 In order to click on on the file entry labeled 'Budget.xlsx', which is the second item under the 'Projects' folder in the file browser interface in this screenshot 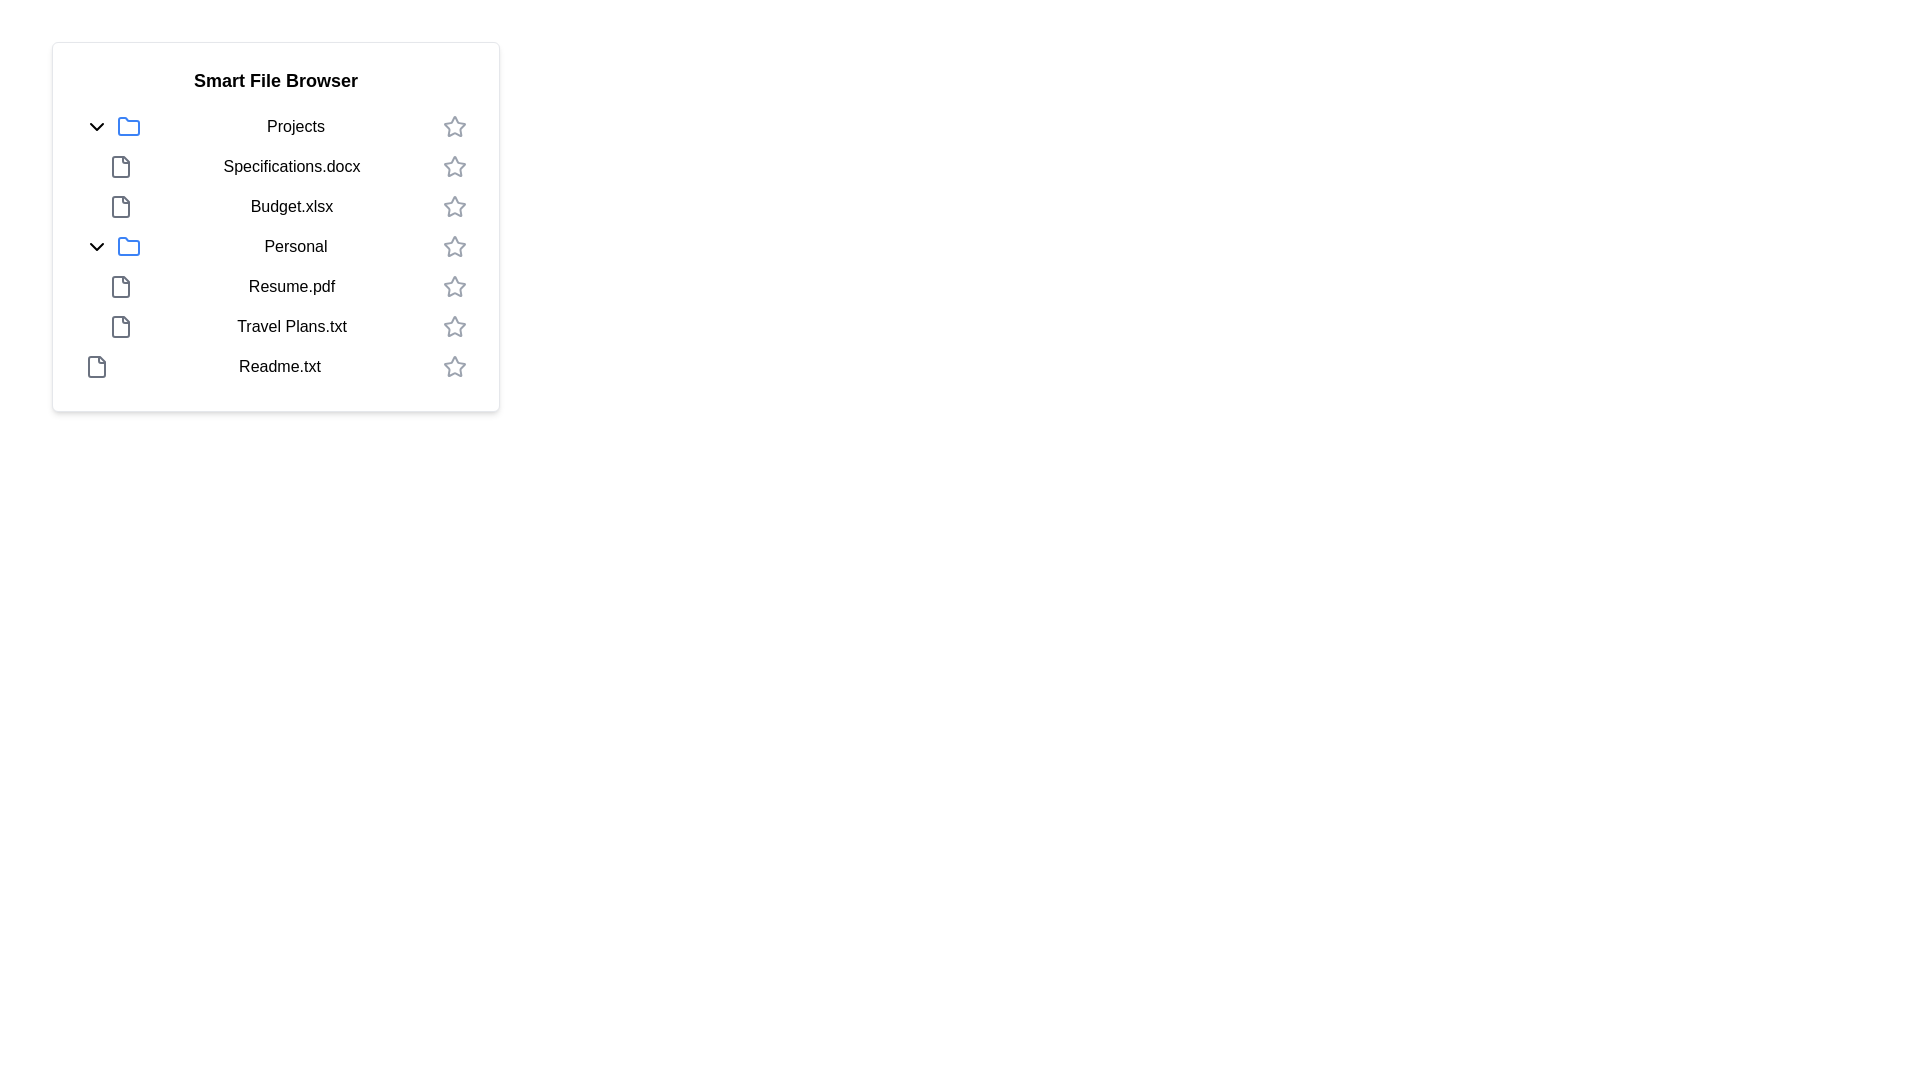, I will do `click(287, 207)`.